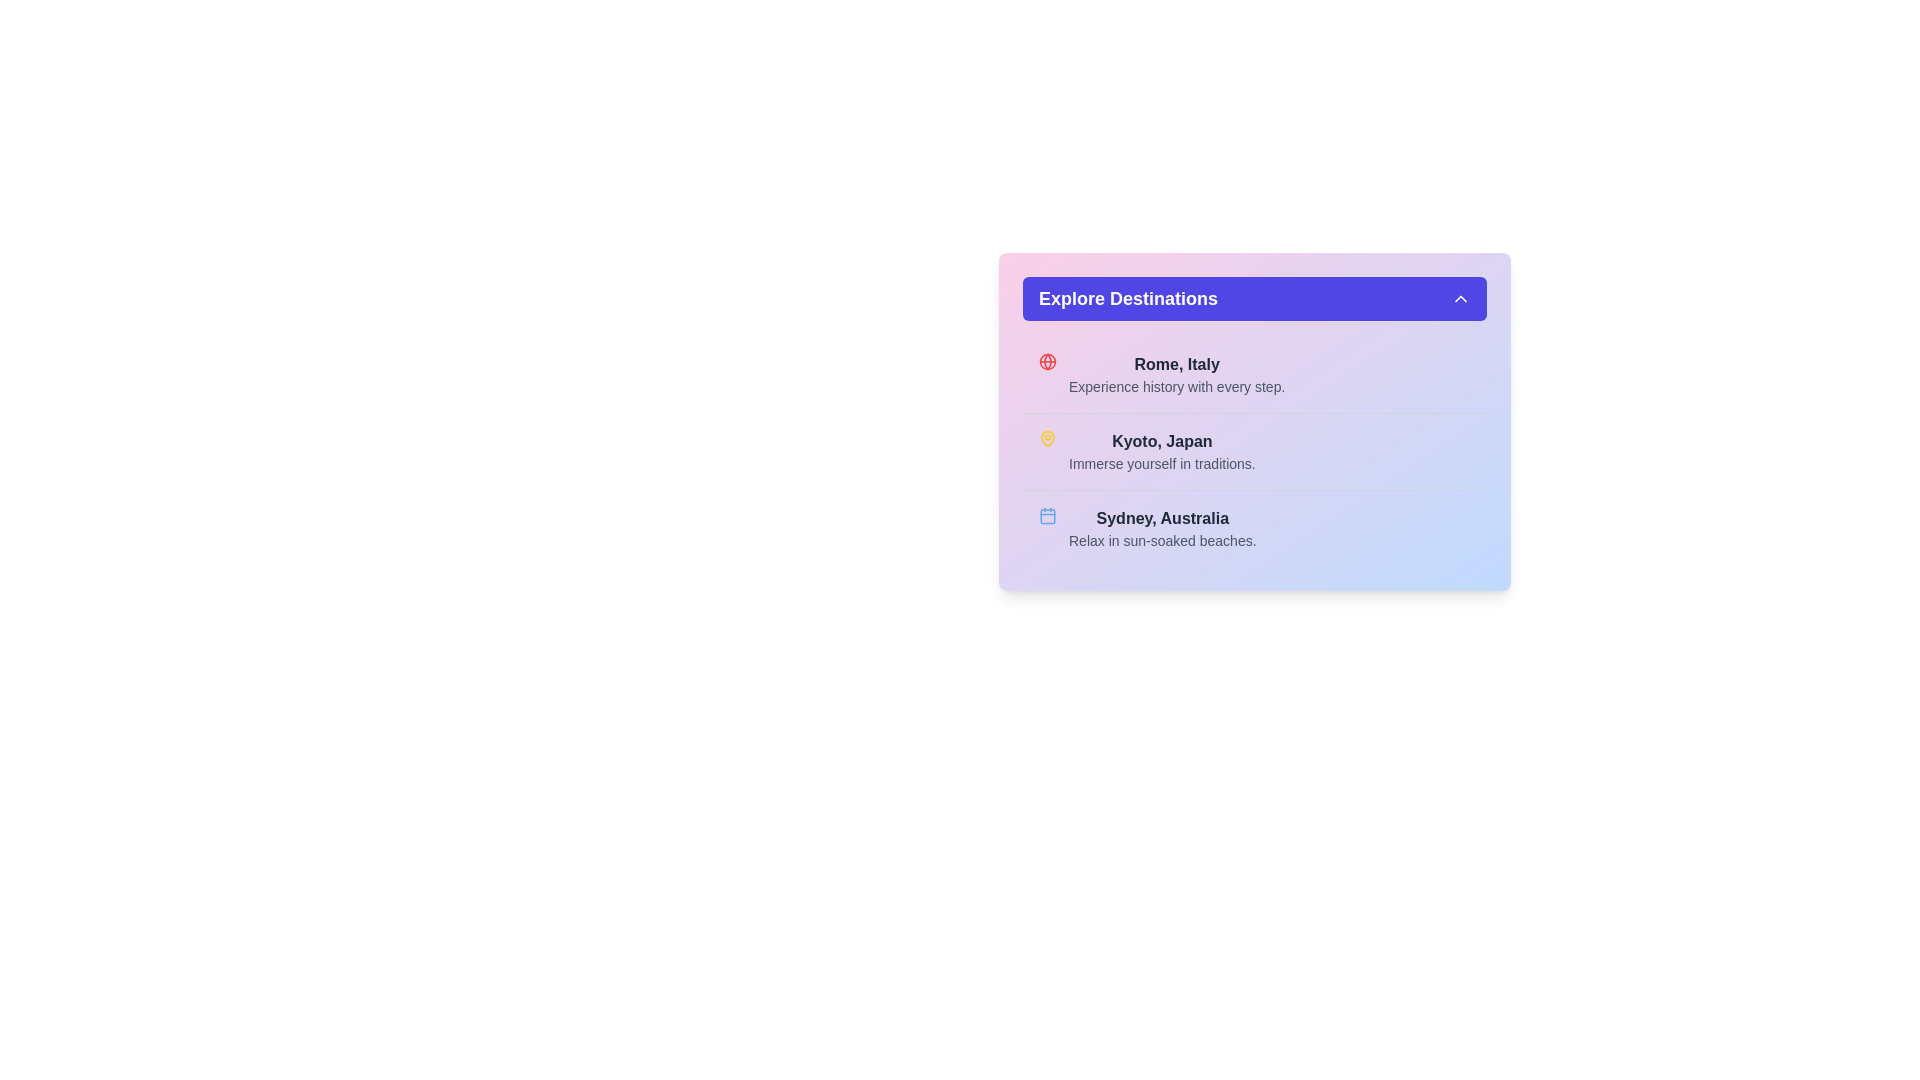 The image size is (1920, 1080). Describe the element at coordinates (1046, 527) in the screenshot. I see `the blue calendar icon located adjacent to the text 'Sydney, Australia' and complementing the description 'Relax in sun-soaked beaches.'` at that location.